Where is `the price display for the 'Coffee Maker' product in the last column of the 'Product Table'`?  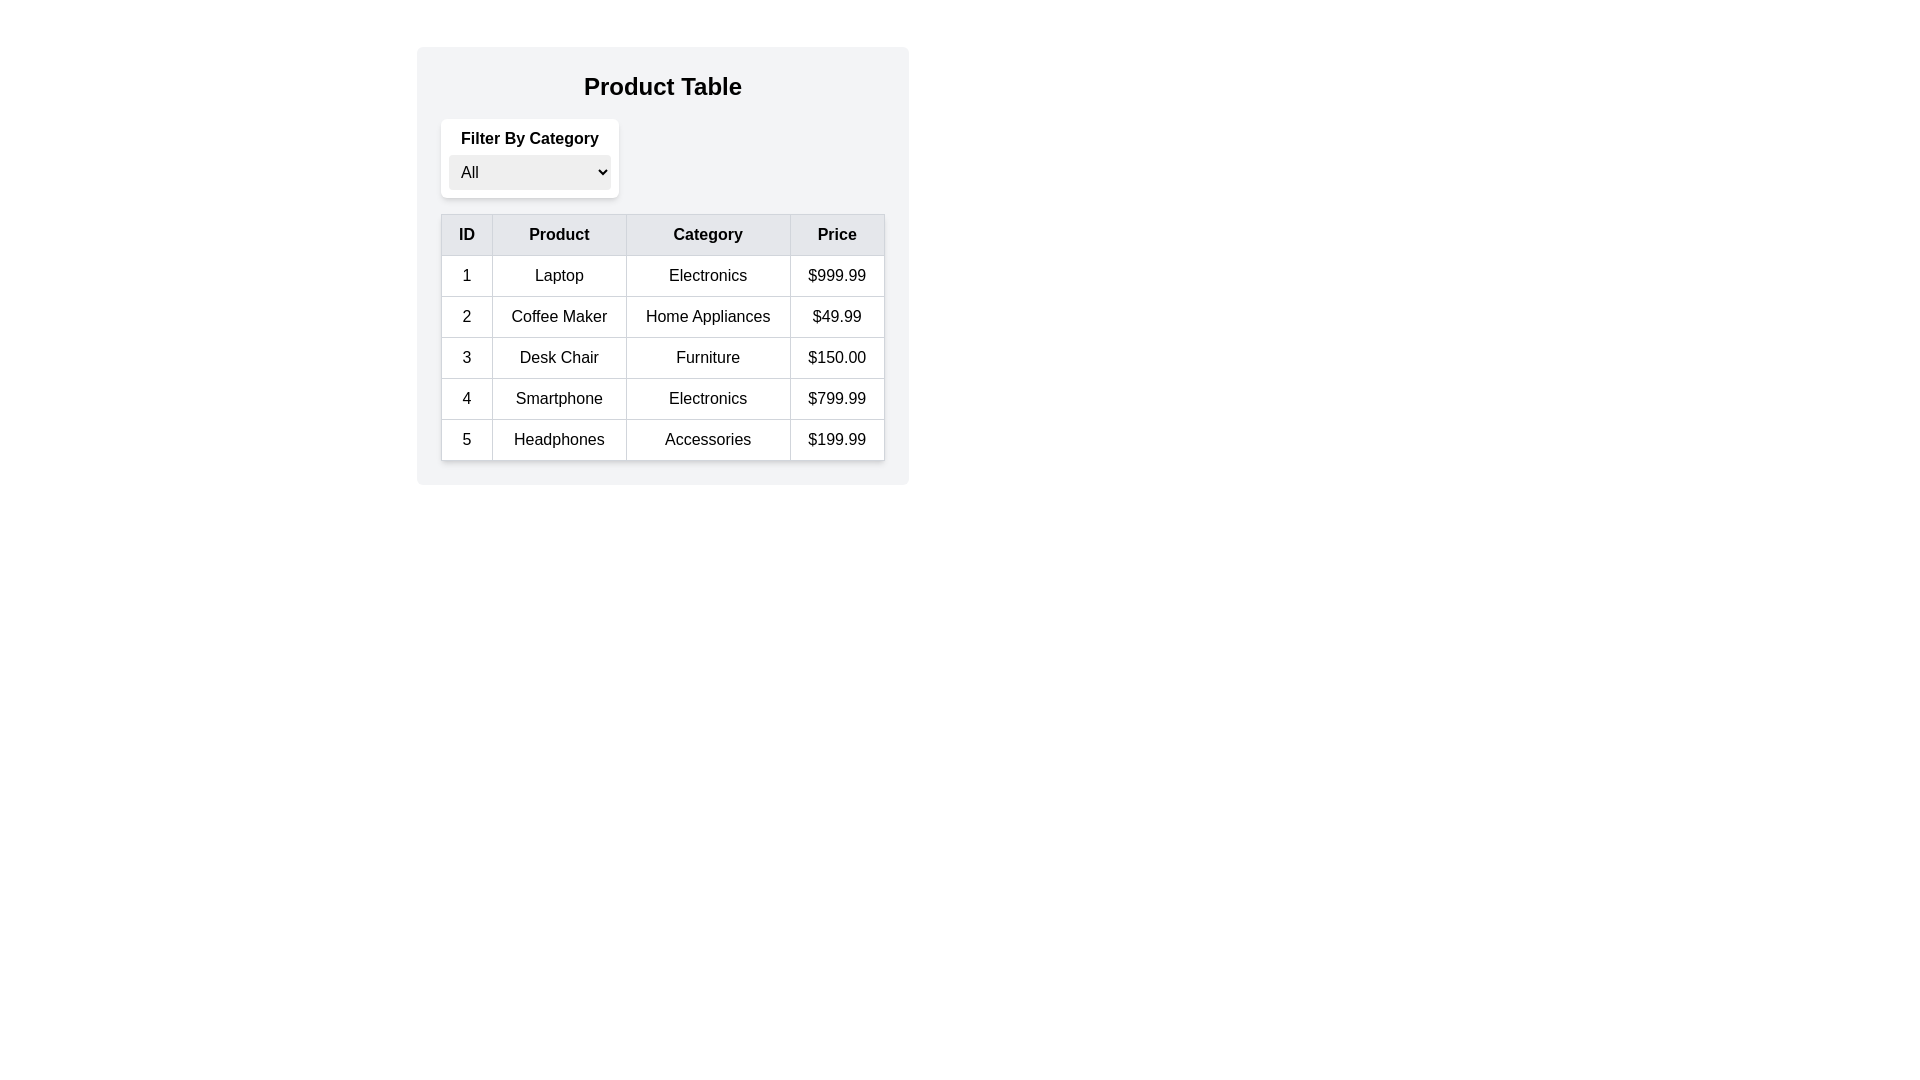
the price display for the 'Coffee Maker' product in the last column of the 'Product Table' is located at coordinates (837, 315).